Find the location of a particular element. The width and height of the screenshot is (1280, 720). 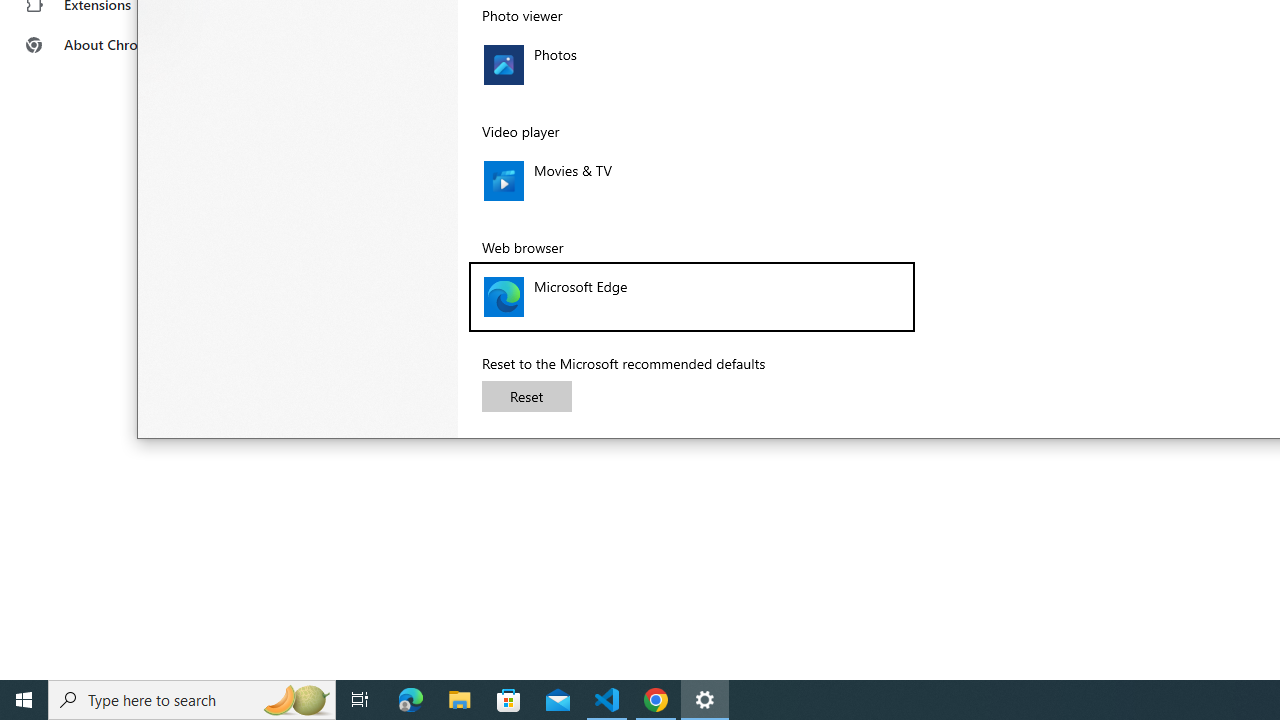

'Google Chrome - 1 running window' is located at coordinates (656, 698).